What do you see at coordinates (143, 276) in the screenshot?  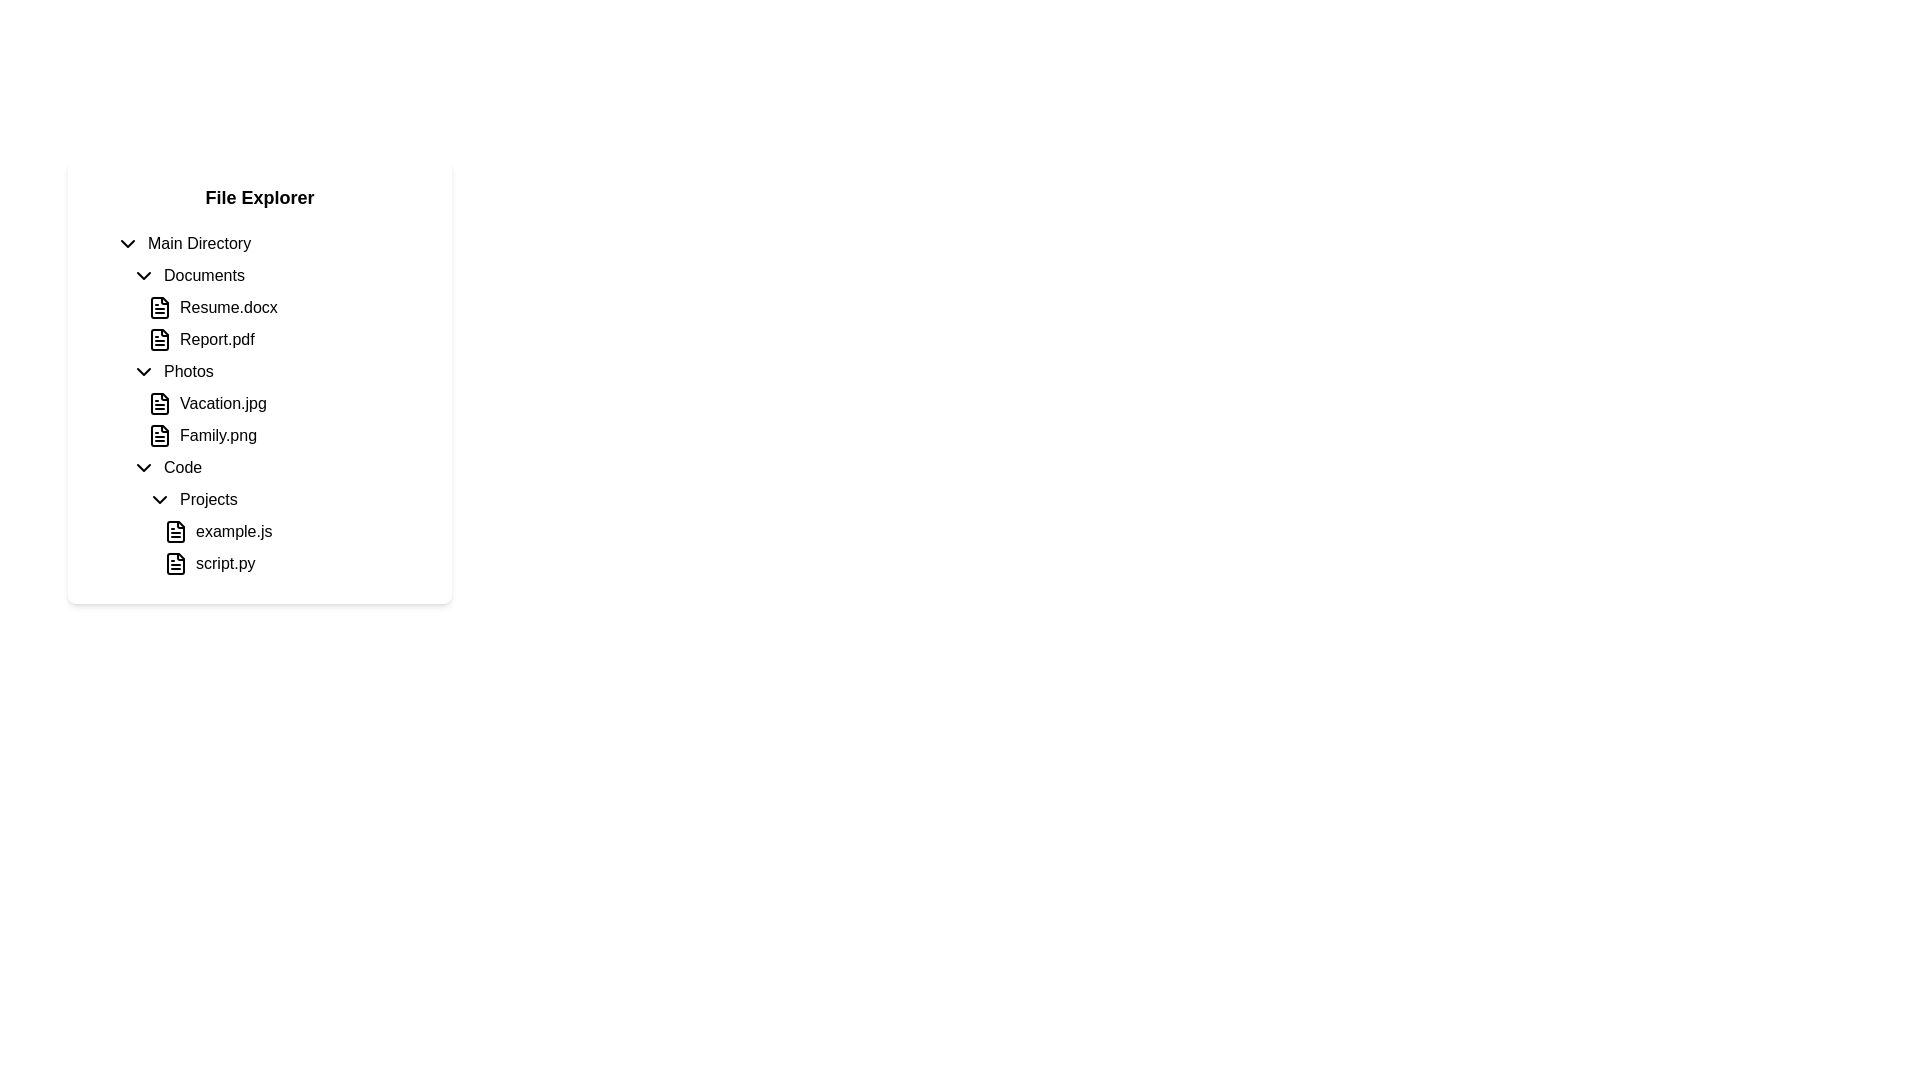 I see `the downward-facing chevron icon button located immediately to the left of the 'Documents' text` at bounding box center [143, 276].